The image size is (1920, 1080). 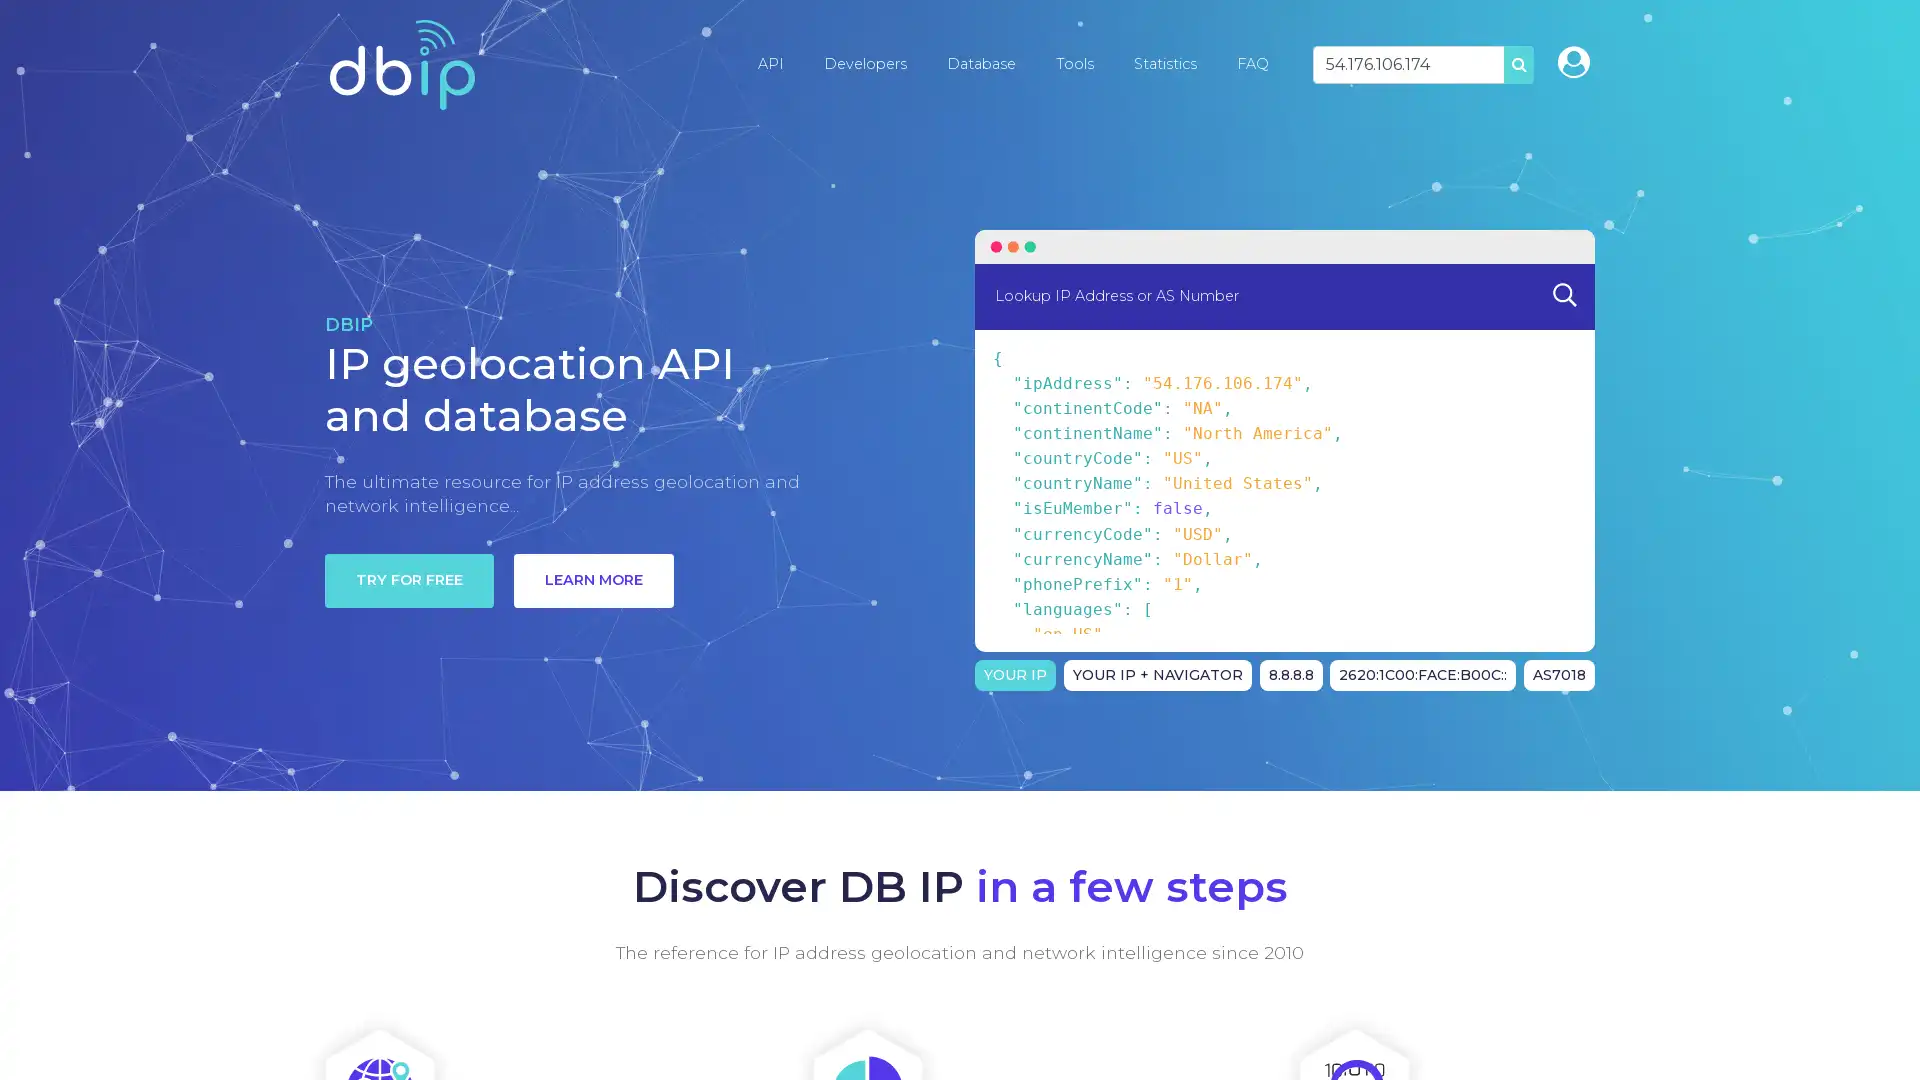 What do you see at coordinates (1518, 63) in the screenshot?
I see `SEARCH` at bounding box center [1518, 63].